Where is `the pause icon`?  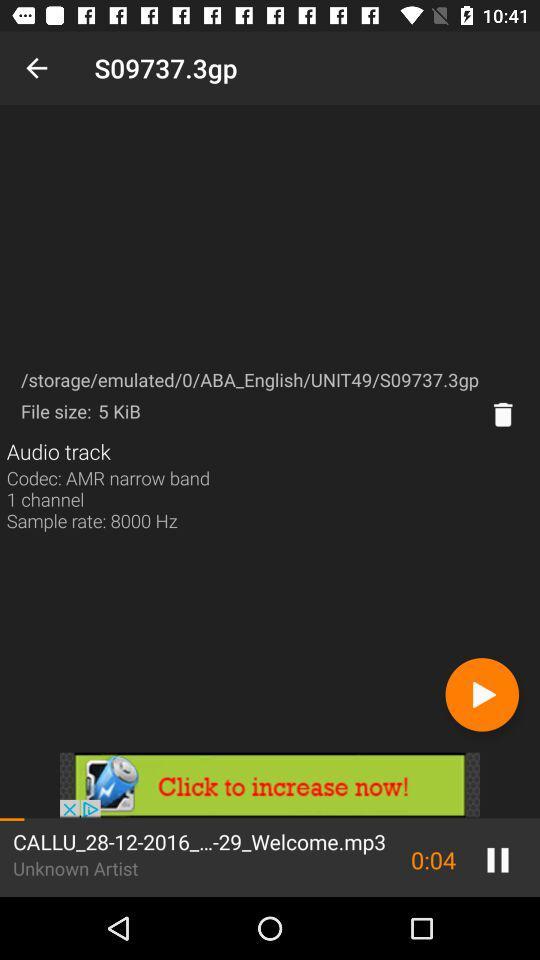
the pause icon is located at coordinates (496, 859).